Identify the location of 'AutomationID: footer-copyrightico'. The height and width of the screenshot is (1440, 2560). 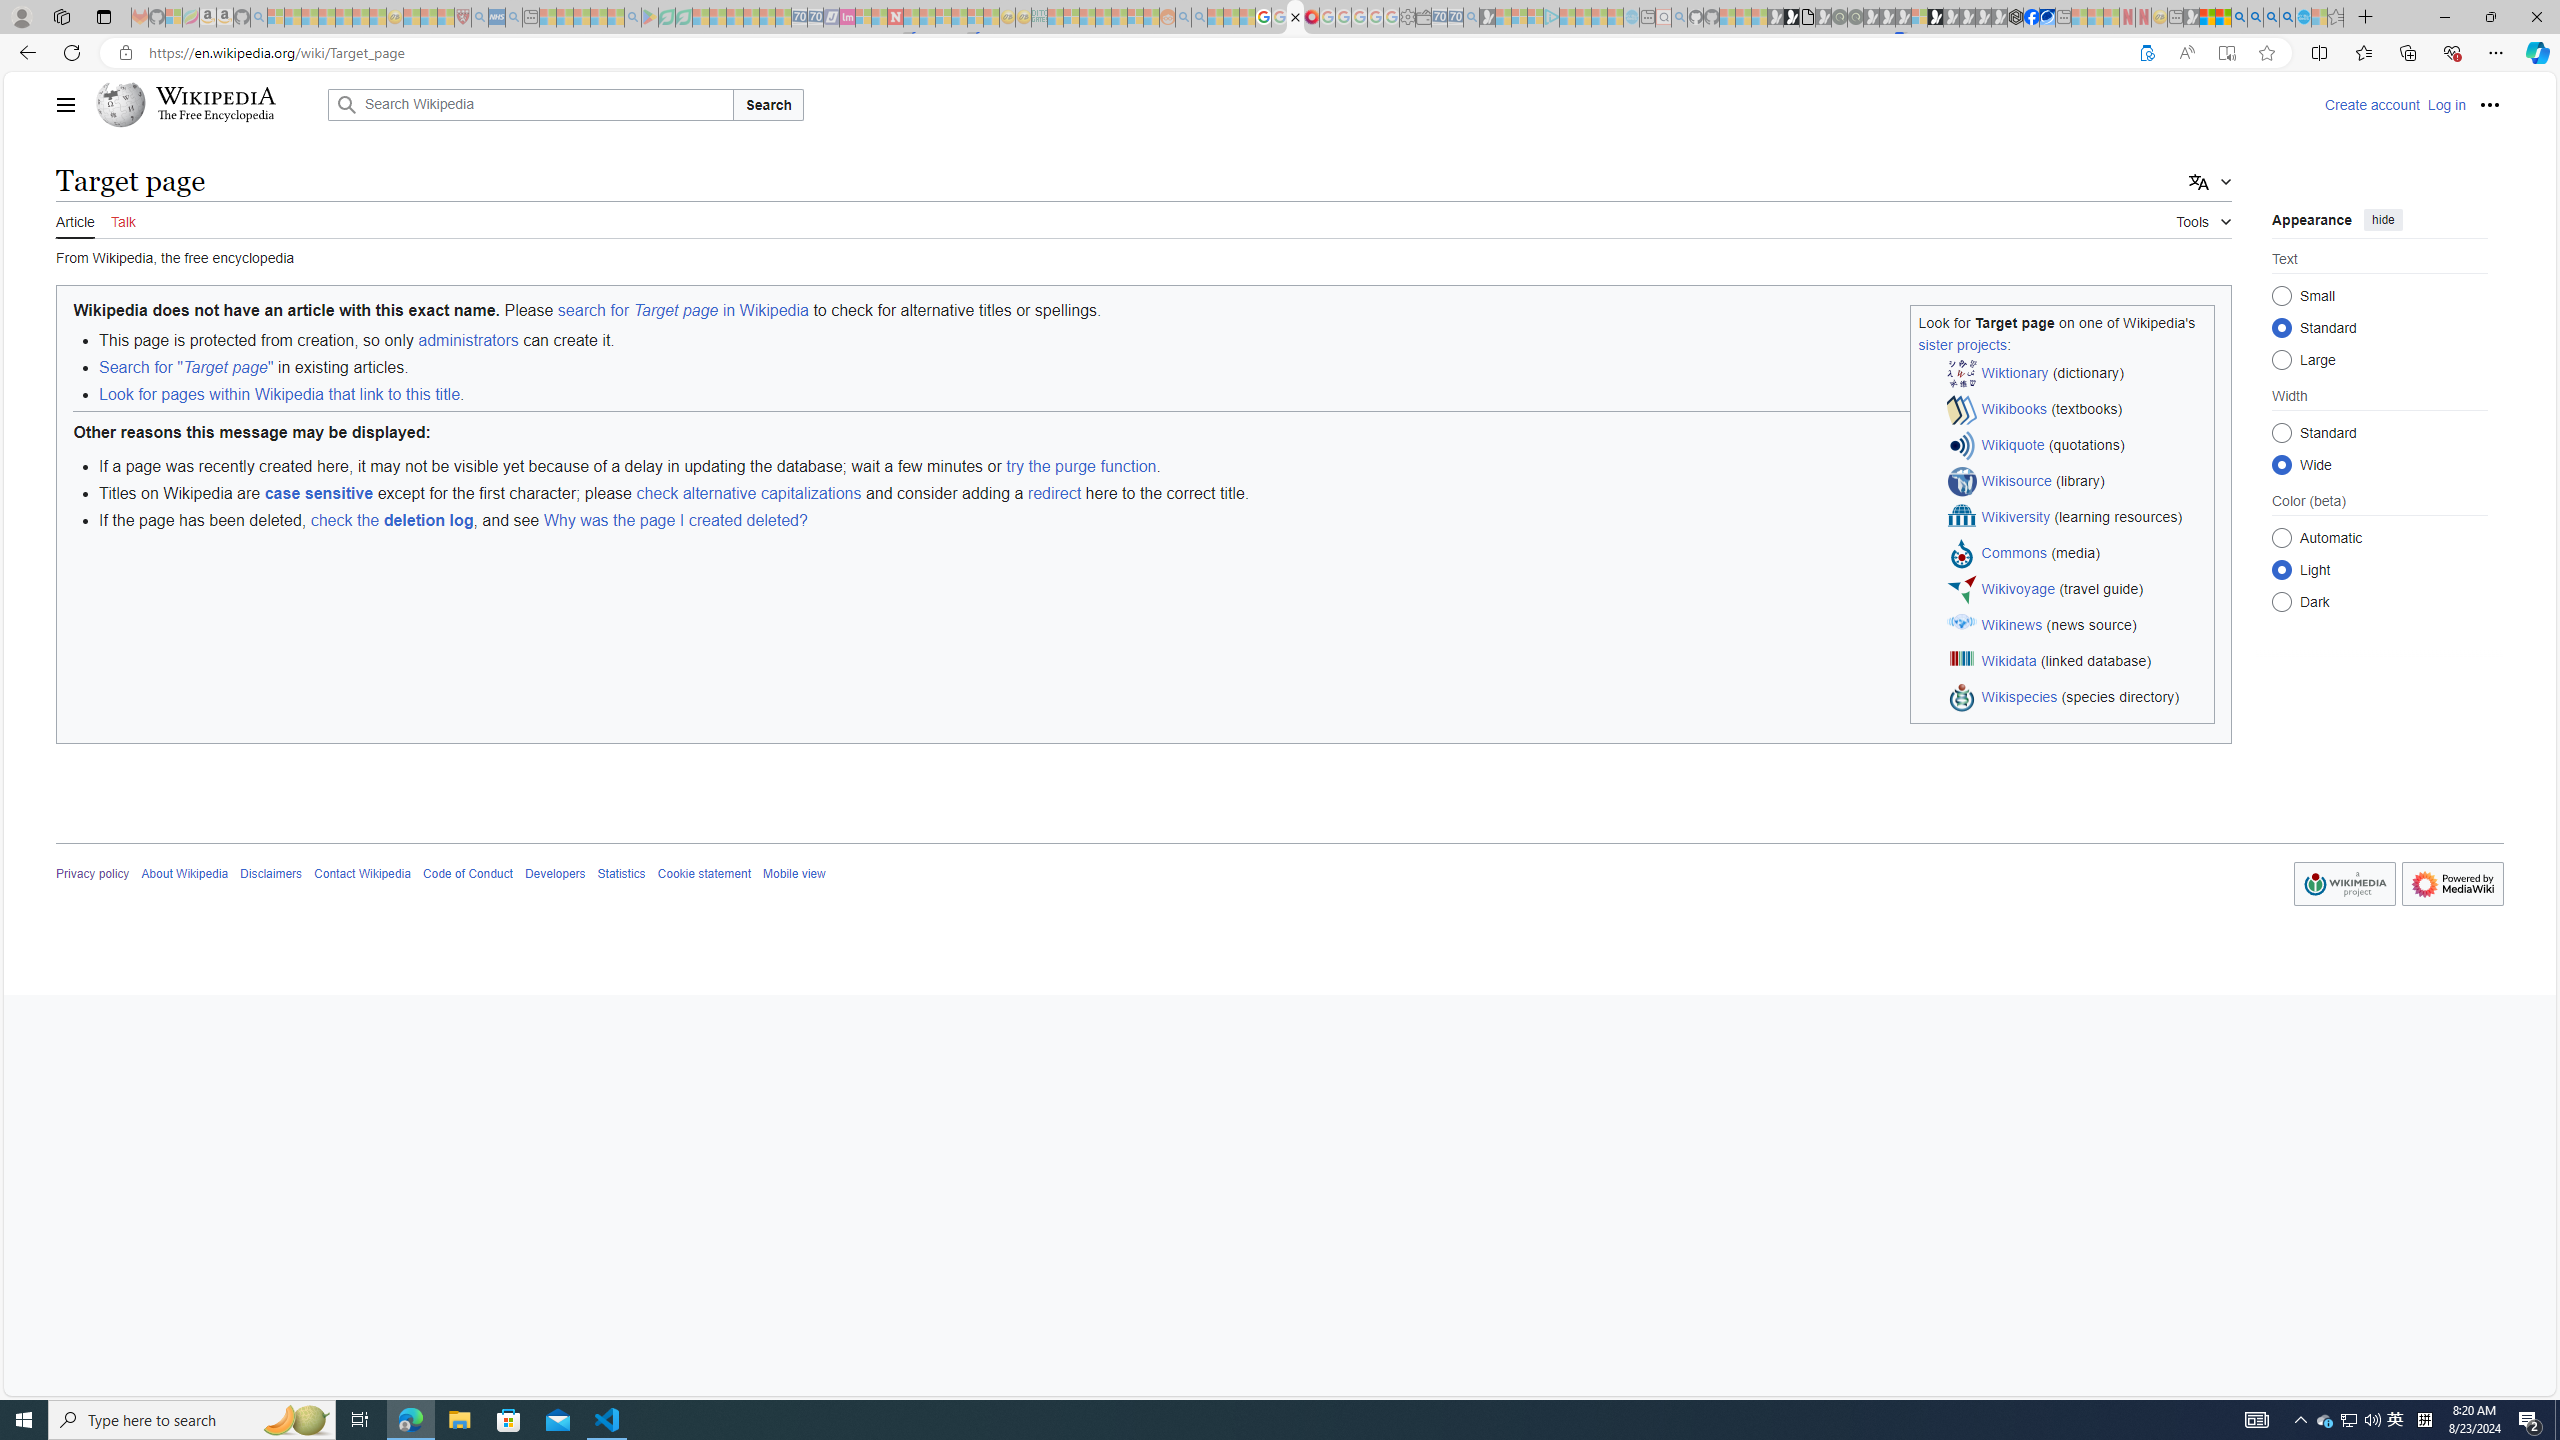
(2343, 884).